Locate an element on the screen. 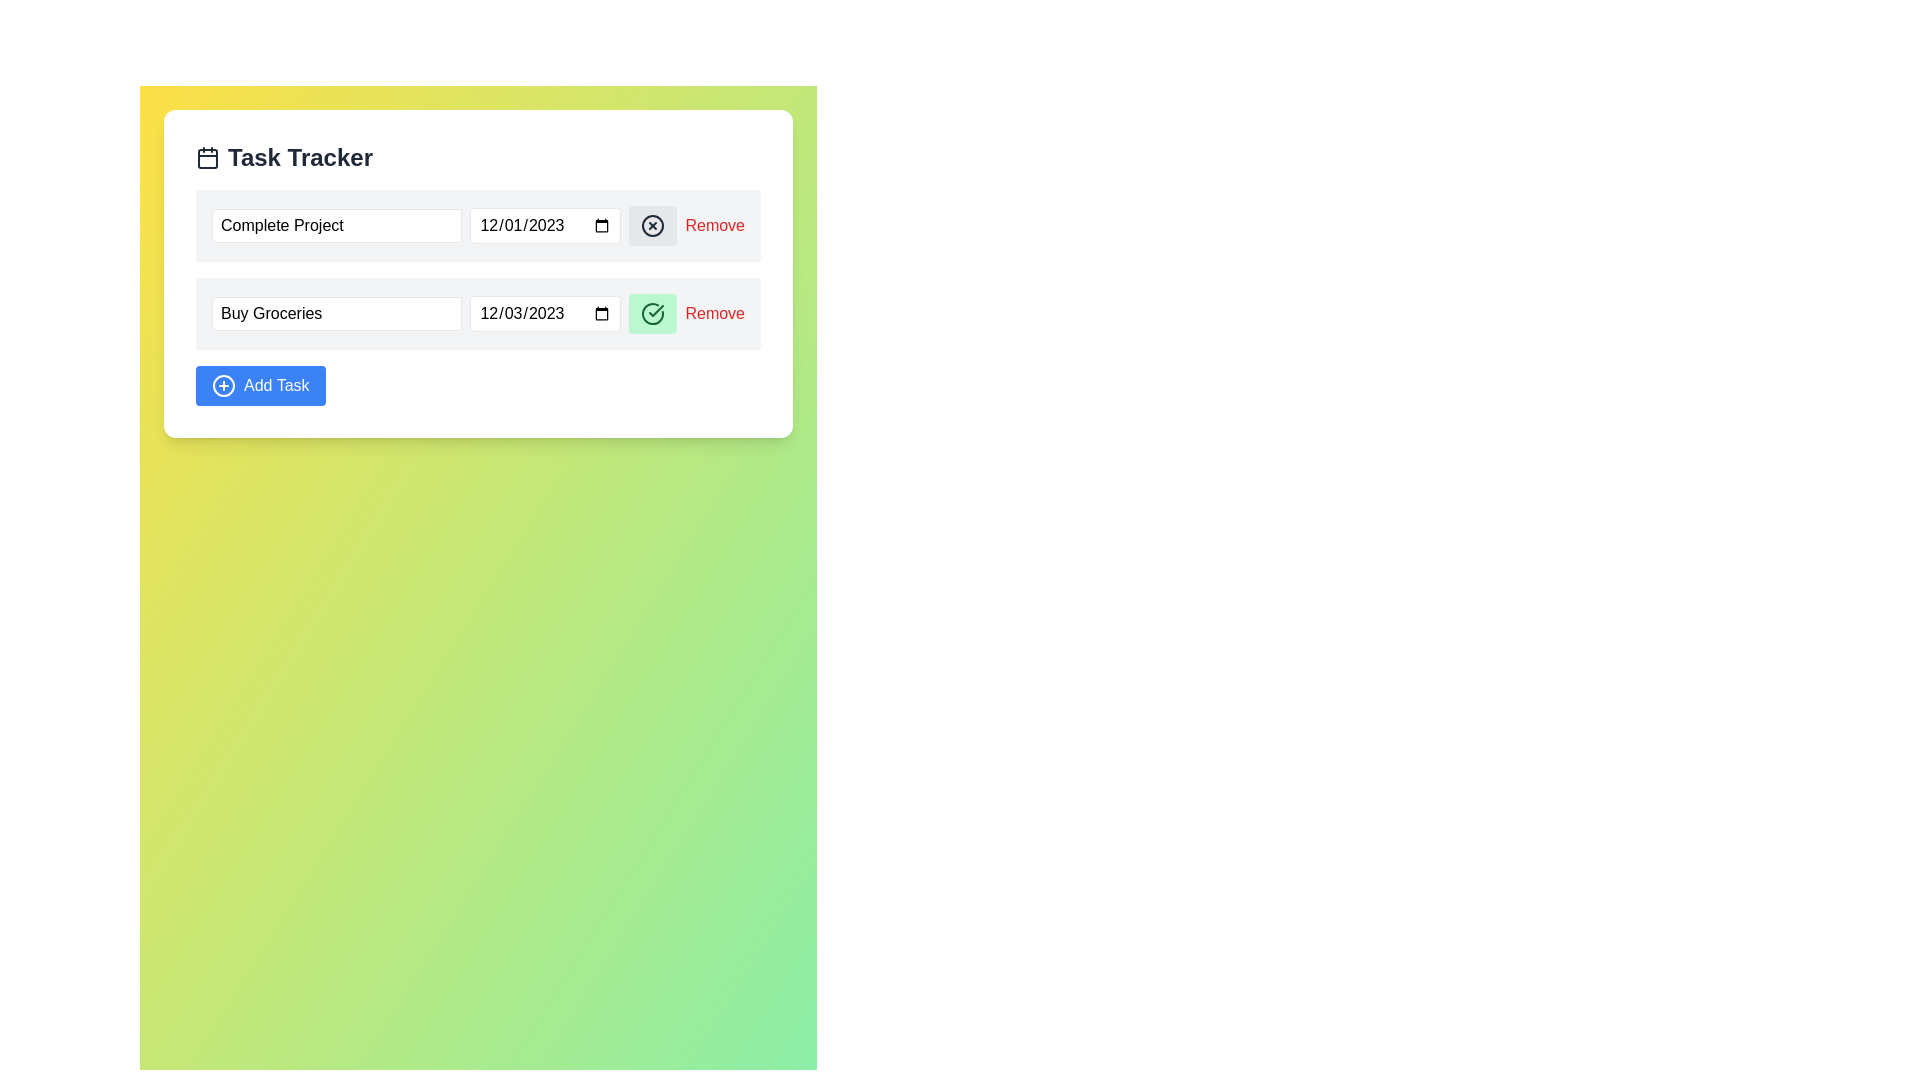 The width and height of the screenshot is (1920, 1080). the text input field for editing the task name, which currently displays 'Complete Project' is located at coordinates (337, 225).